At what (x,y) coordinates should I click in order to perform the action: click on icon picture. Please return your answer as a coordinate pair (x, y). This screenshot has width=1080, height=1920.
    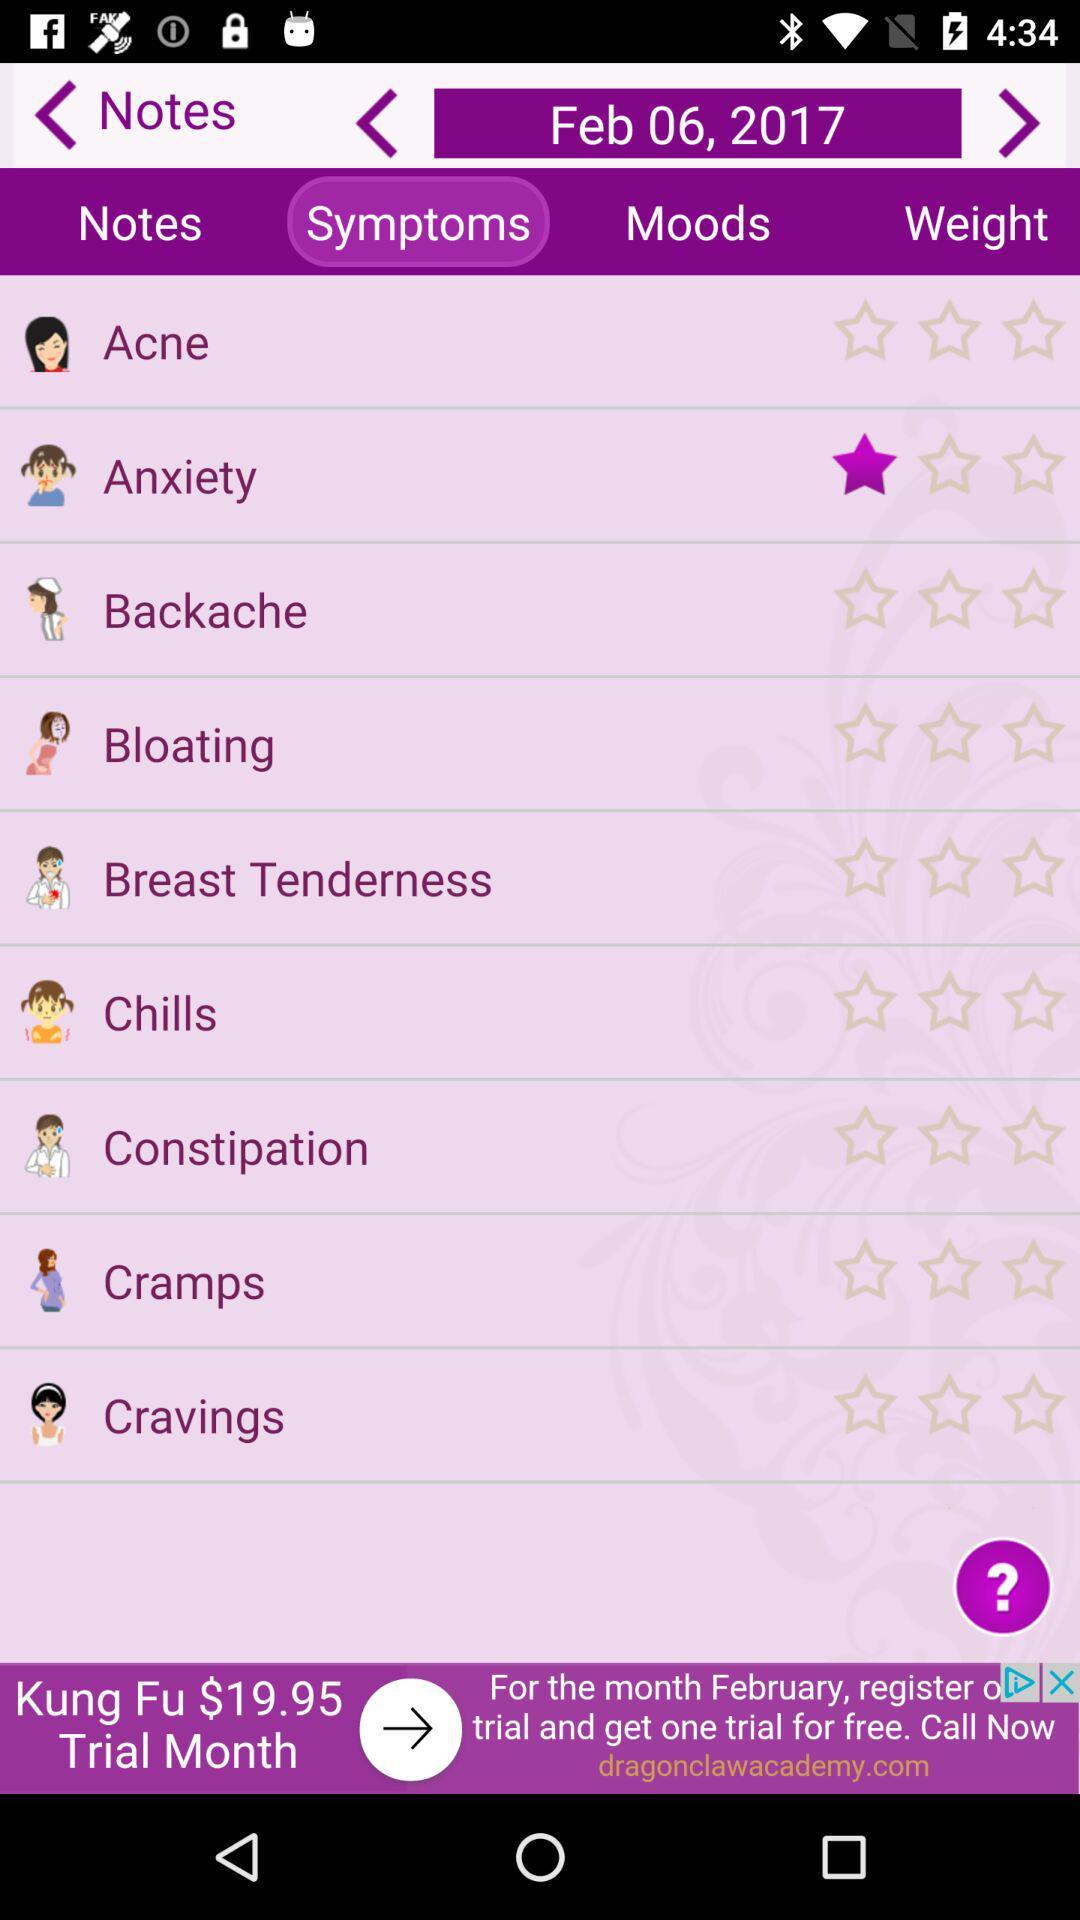
    Looking at the image, I should click on (46, 742).